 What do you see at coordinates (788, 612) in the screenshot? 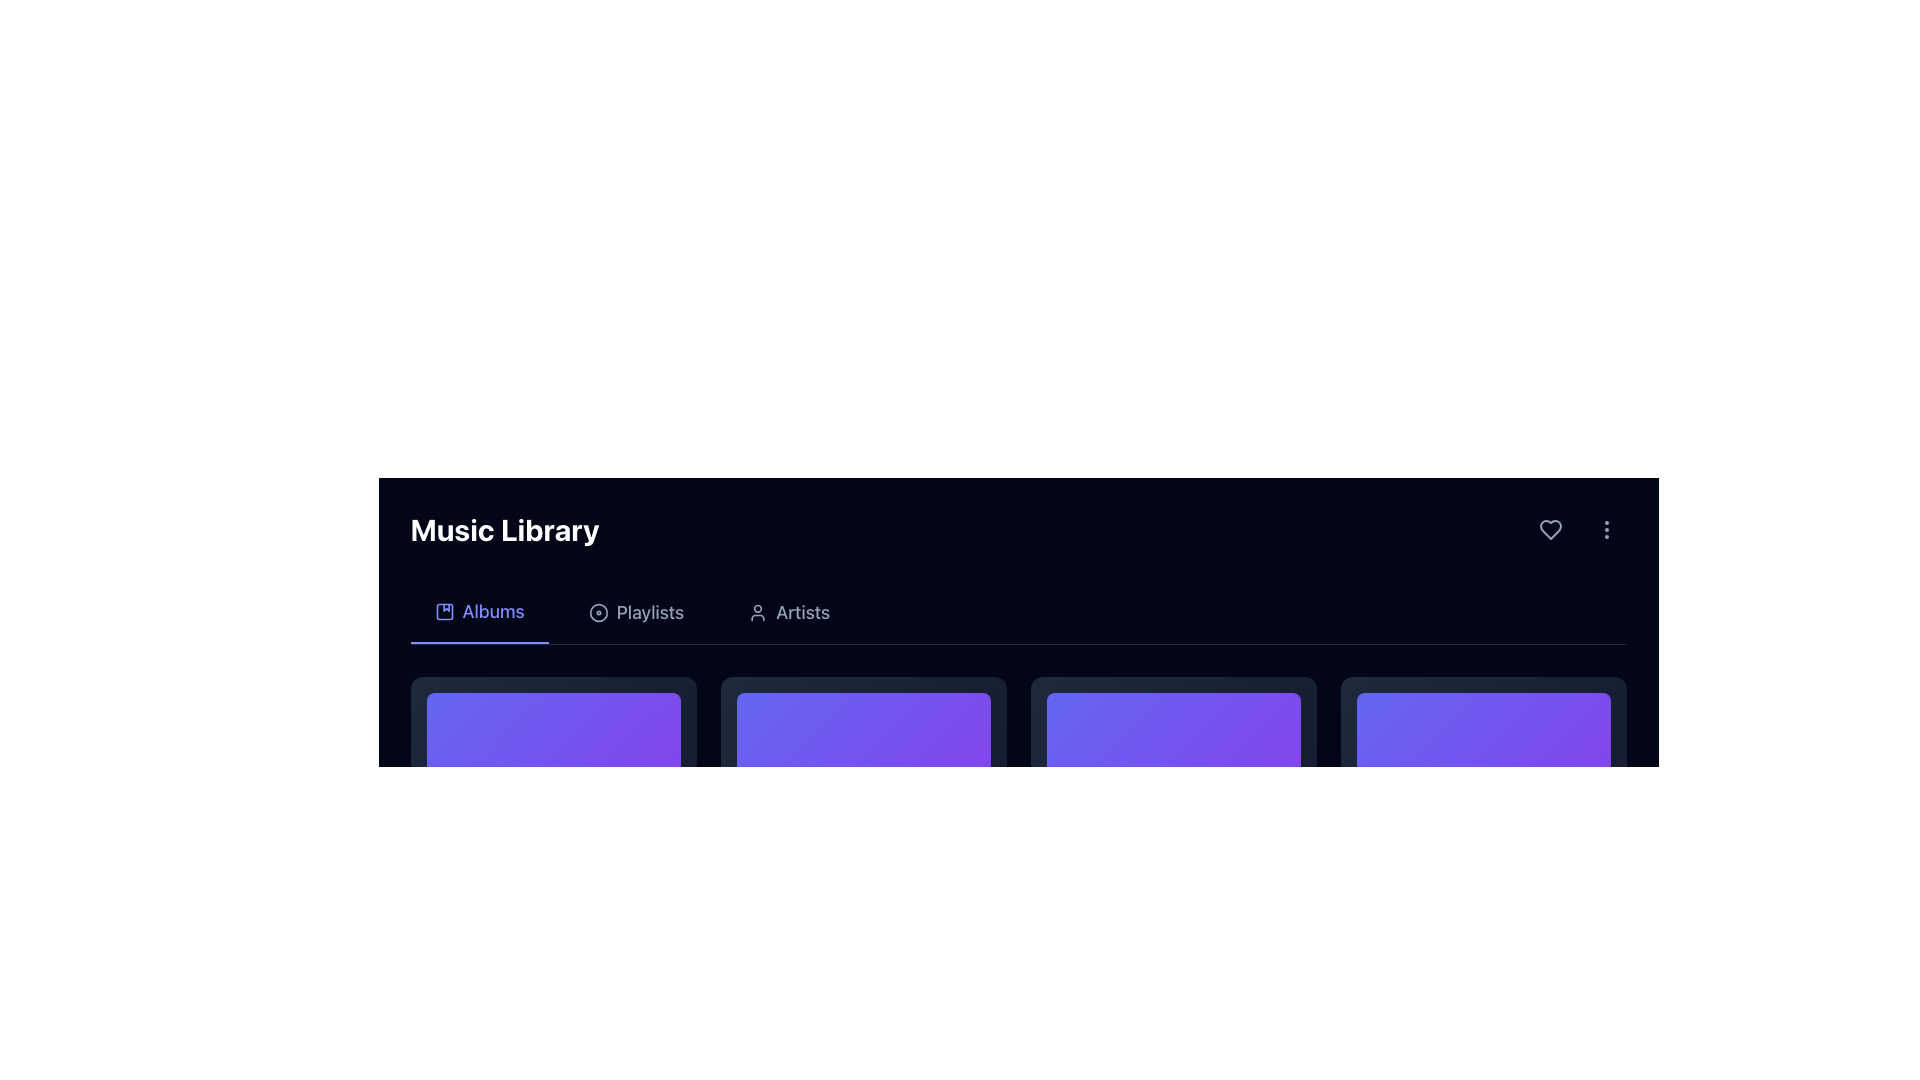
I see `the 'Artists' button in the header section of the navigation menu` at bounding box center [788, 612].